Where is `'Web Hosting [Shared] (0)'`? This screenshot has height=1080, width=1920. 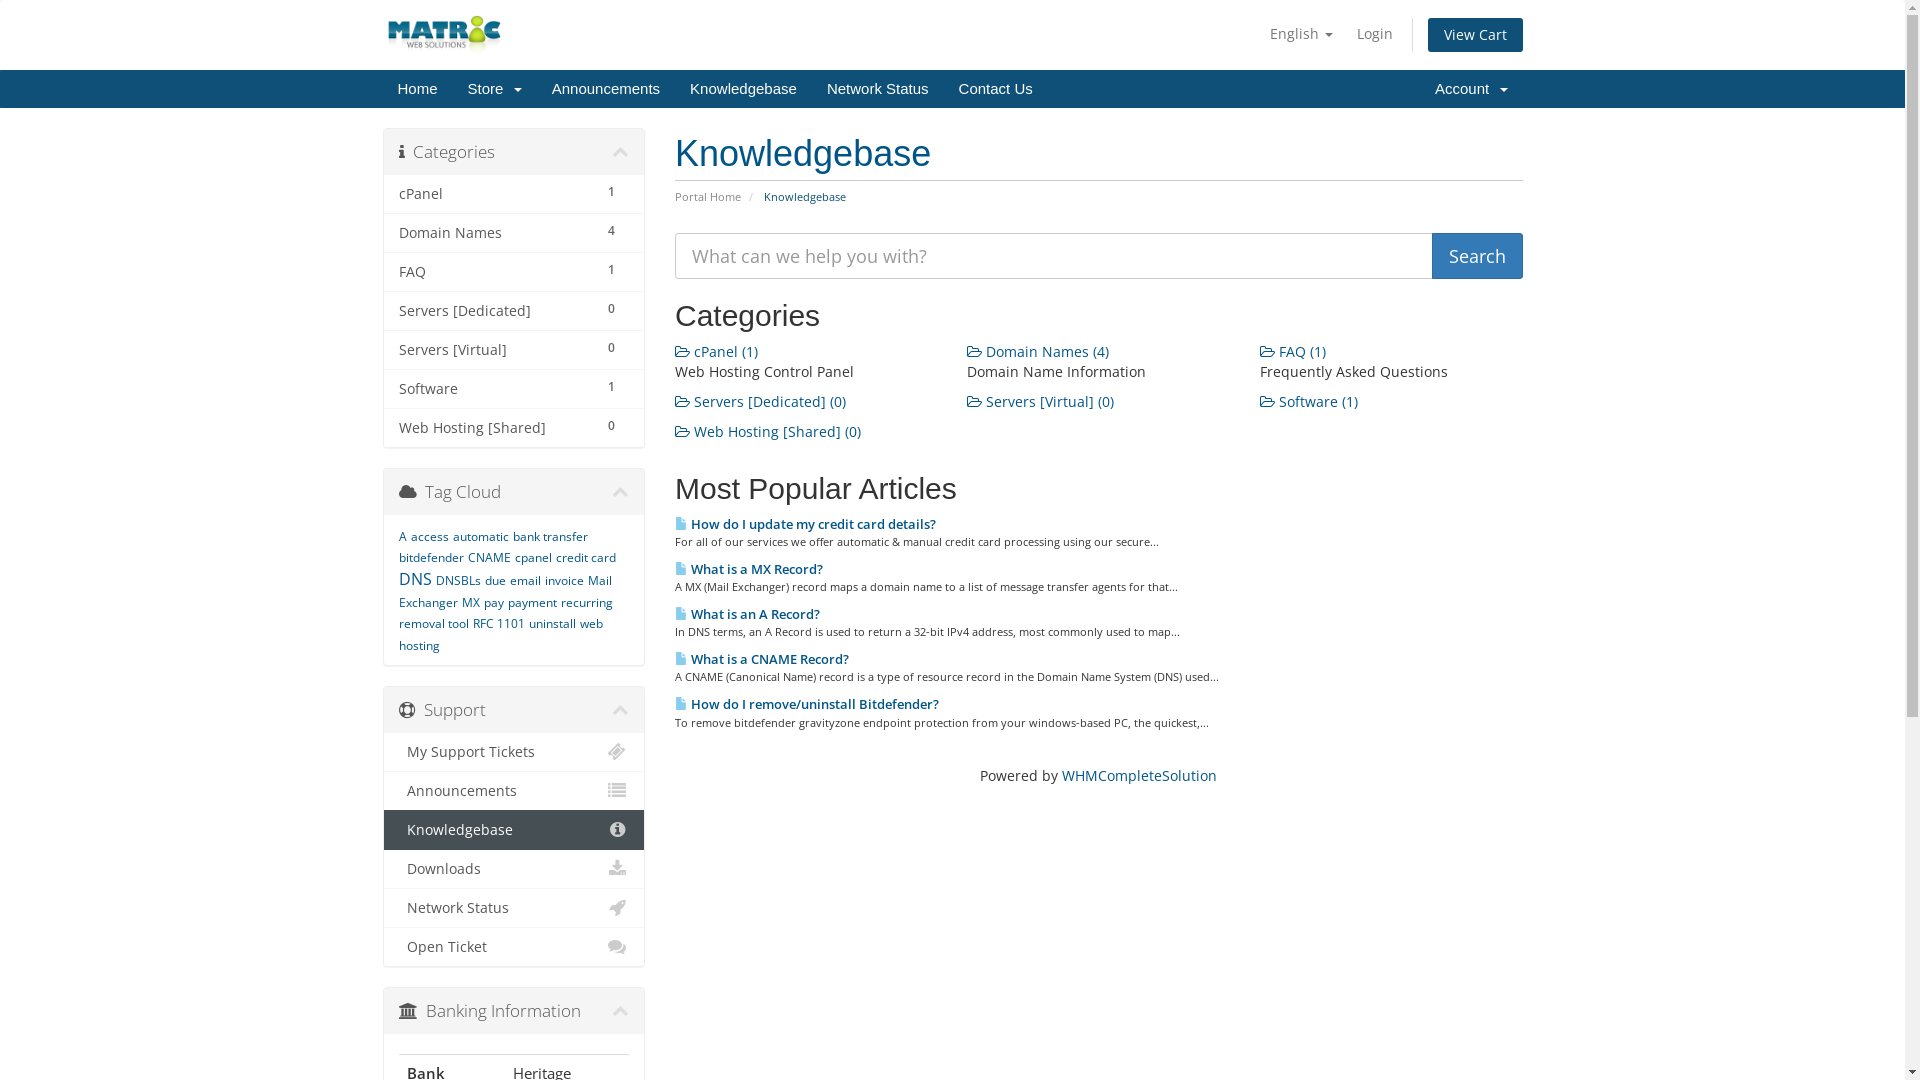 'Web Hosting [Shared] (0)' is located at coordinates (767, 430).